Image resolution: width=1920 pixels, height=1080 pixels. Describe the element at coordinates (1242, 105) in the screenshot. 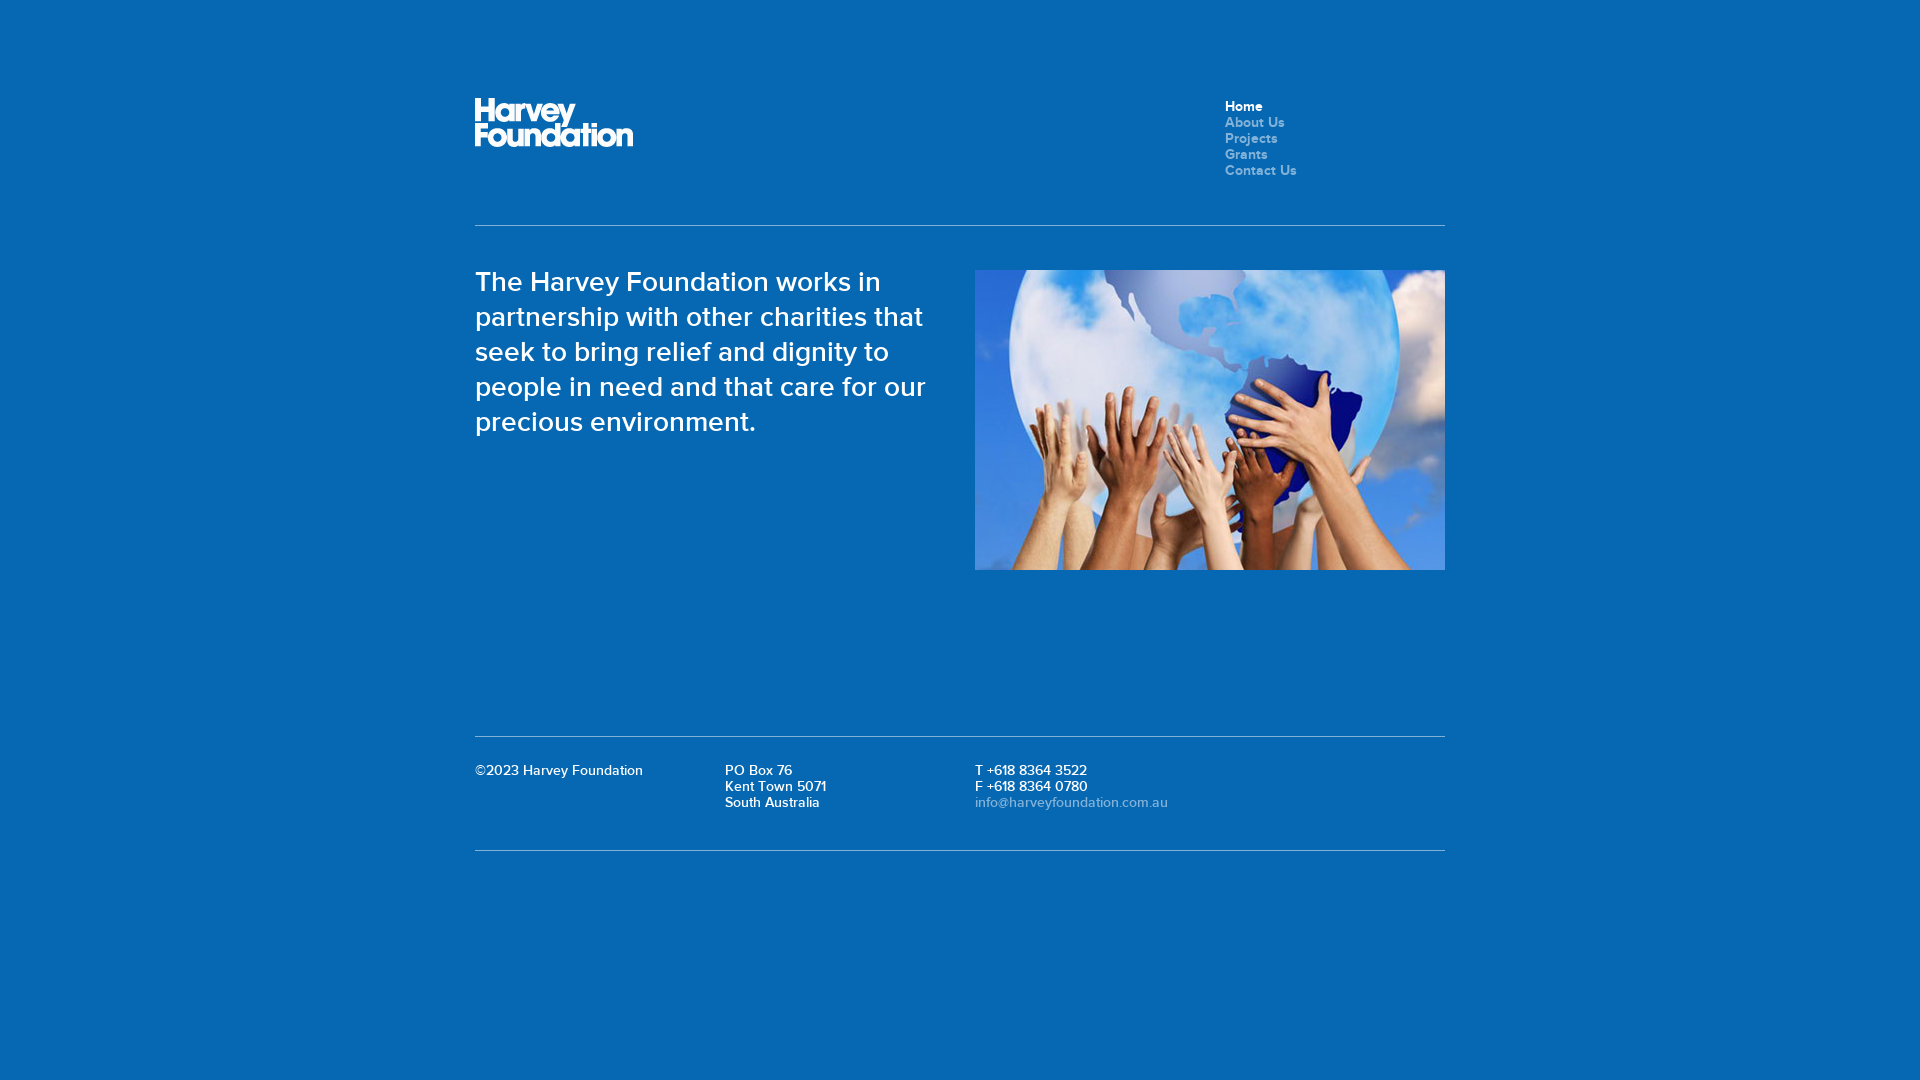

I see `'Home'` at that location.